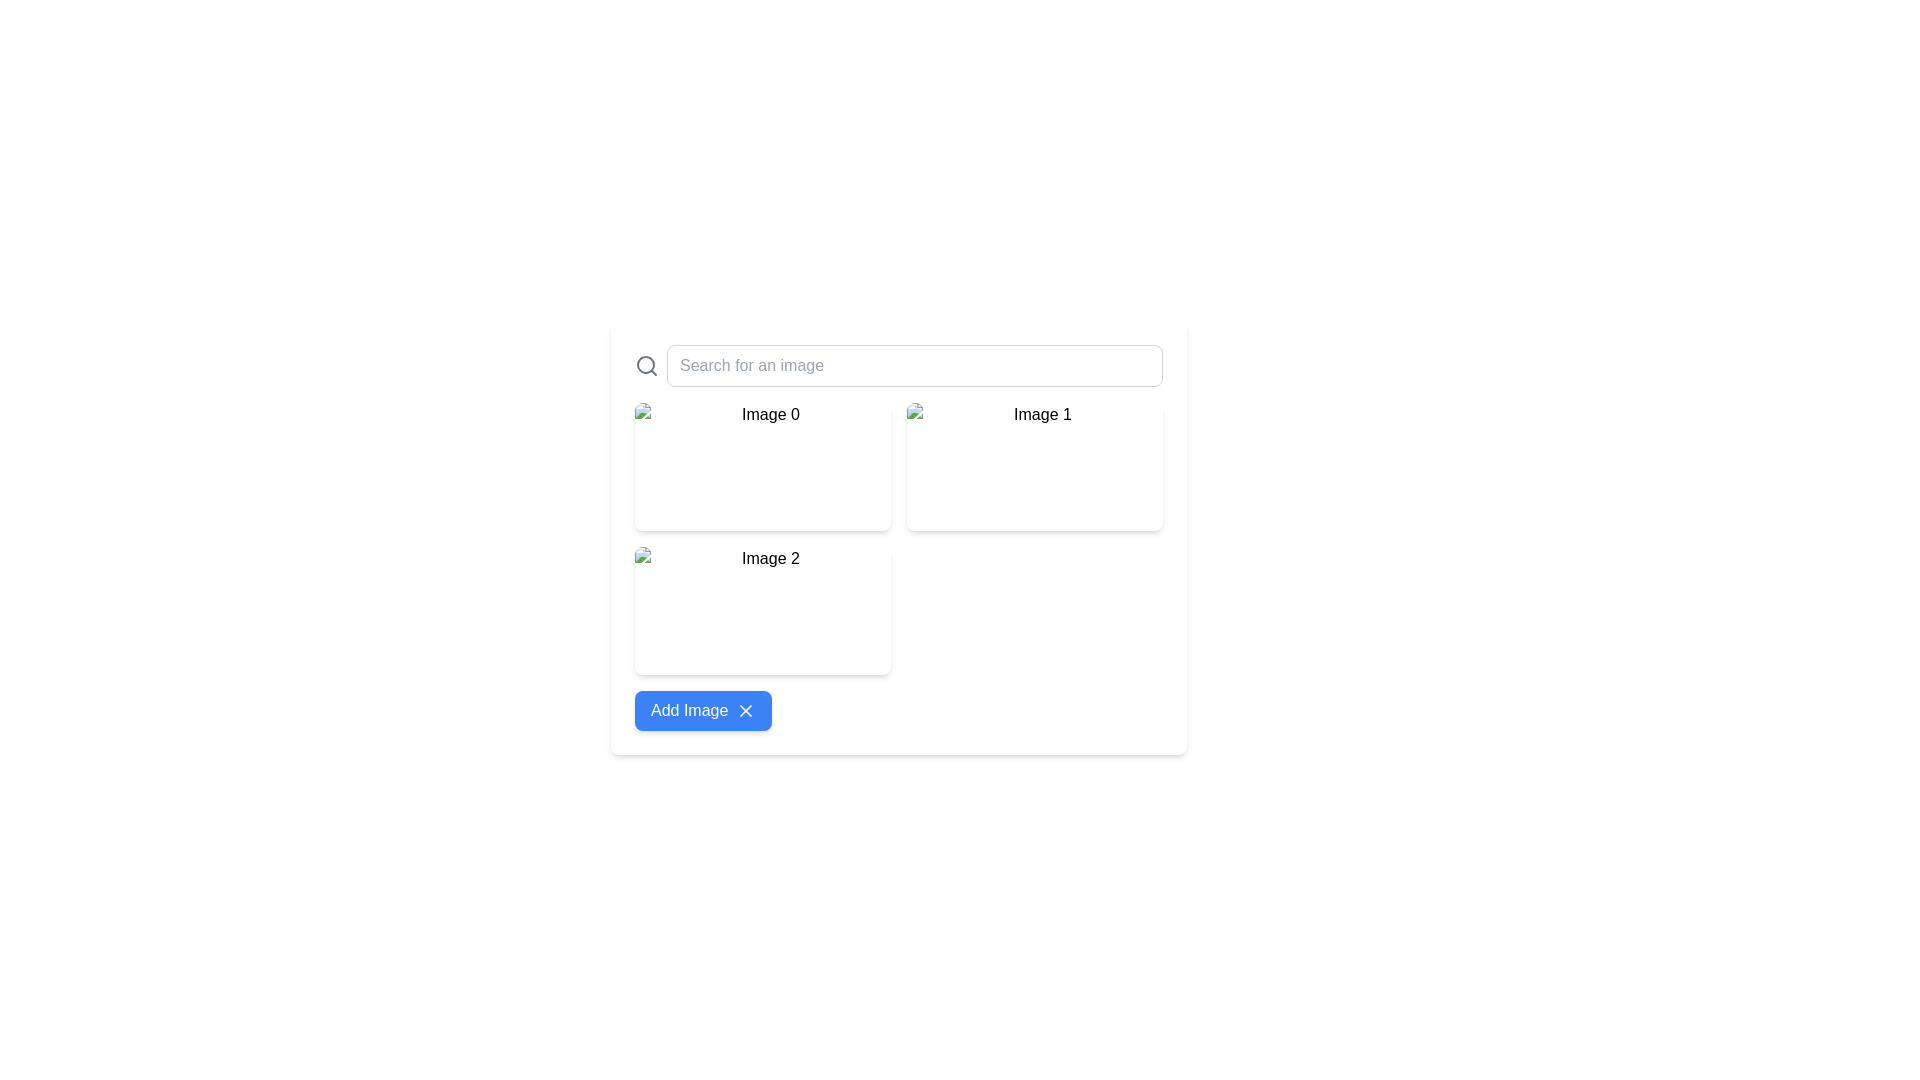  What do you see at coordinates (745, 709) in the screenshot?
I see `the close or cancel icon located at the far right side of the blue 'Add Image' button` at bounding box center [745, 709].